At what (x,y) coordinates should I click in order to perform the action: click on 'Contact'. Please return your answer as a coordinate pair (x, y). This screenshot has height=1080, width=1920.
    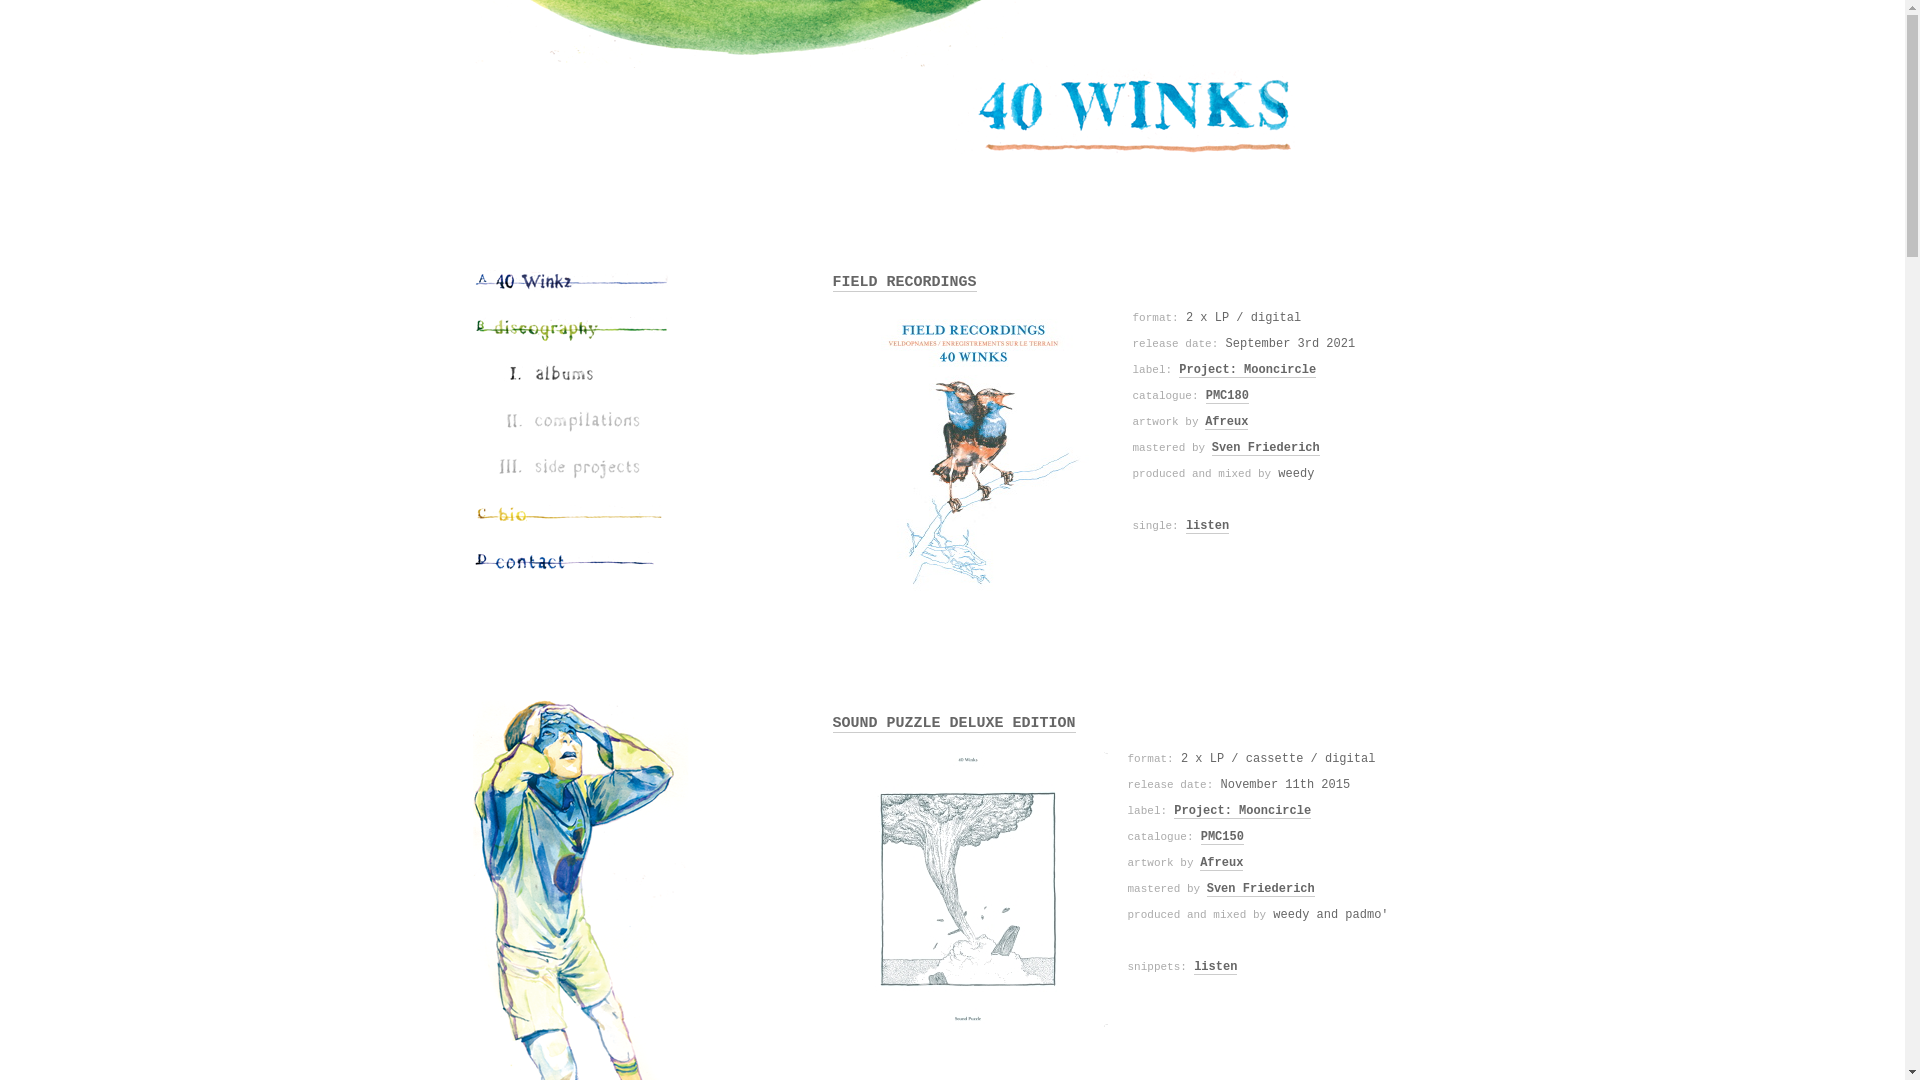
    Looking at the image, I should click on (570, 565).